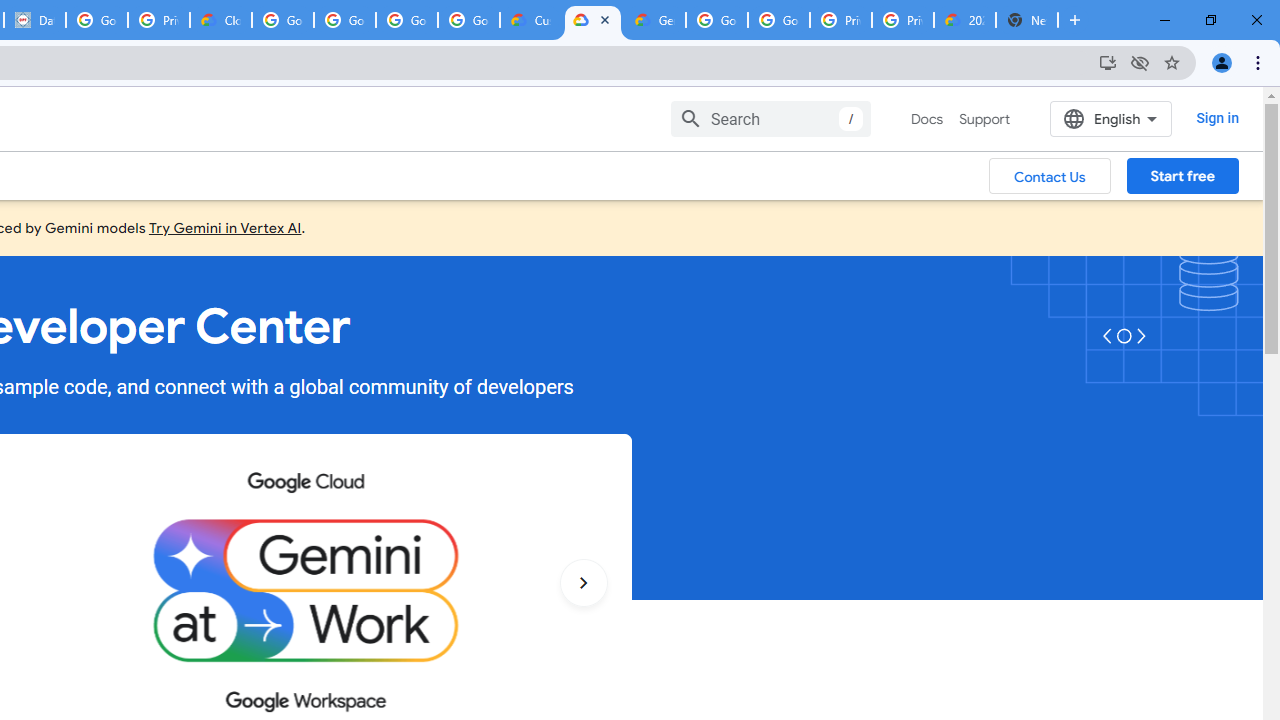 This screenshot has width=1280, height=720. Describe the element at coordinates (468, 20) in the screenshot. I see `'Google Workspace - Specific Terms'` at that location.